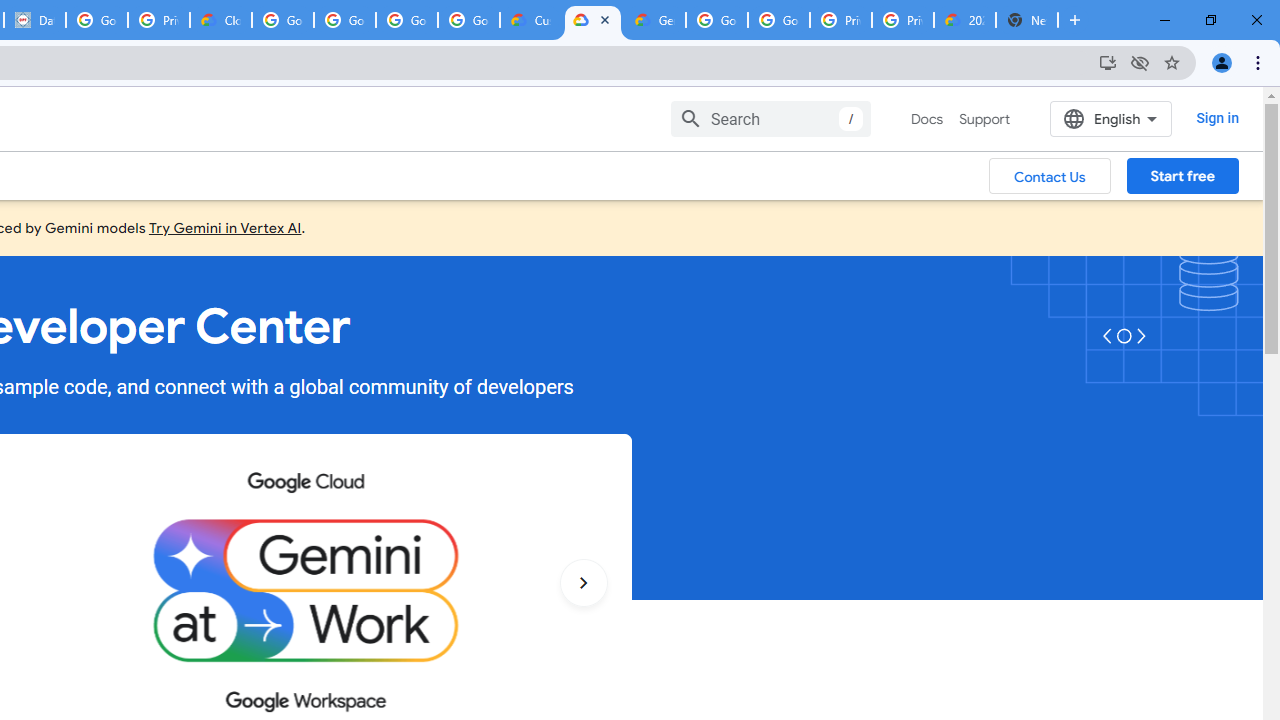 This screenshot has width=1280, height=720. Describe the element at coordinates (468, 20) in the screenshot. I see `'Google Workspace - Specific Terms'` at that location.